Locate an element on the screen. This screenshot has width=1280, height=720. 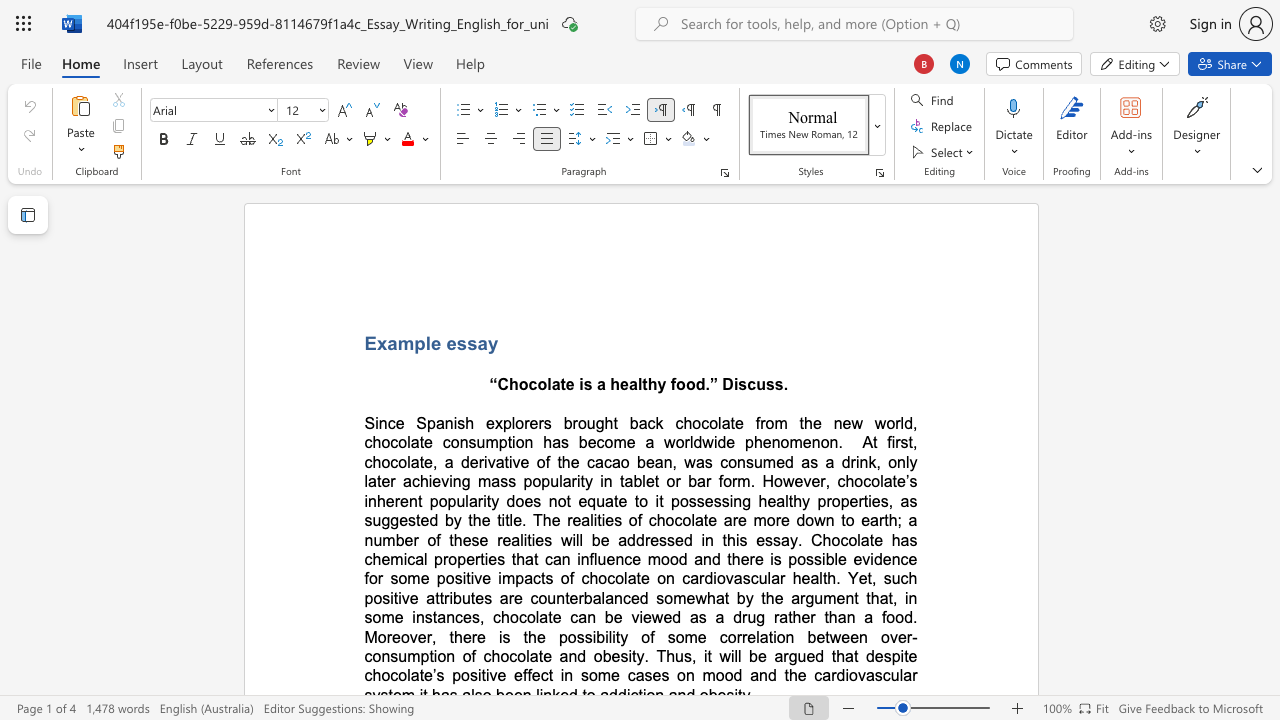
the 1th character "o" in the text is located at coordinates (668, 597).